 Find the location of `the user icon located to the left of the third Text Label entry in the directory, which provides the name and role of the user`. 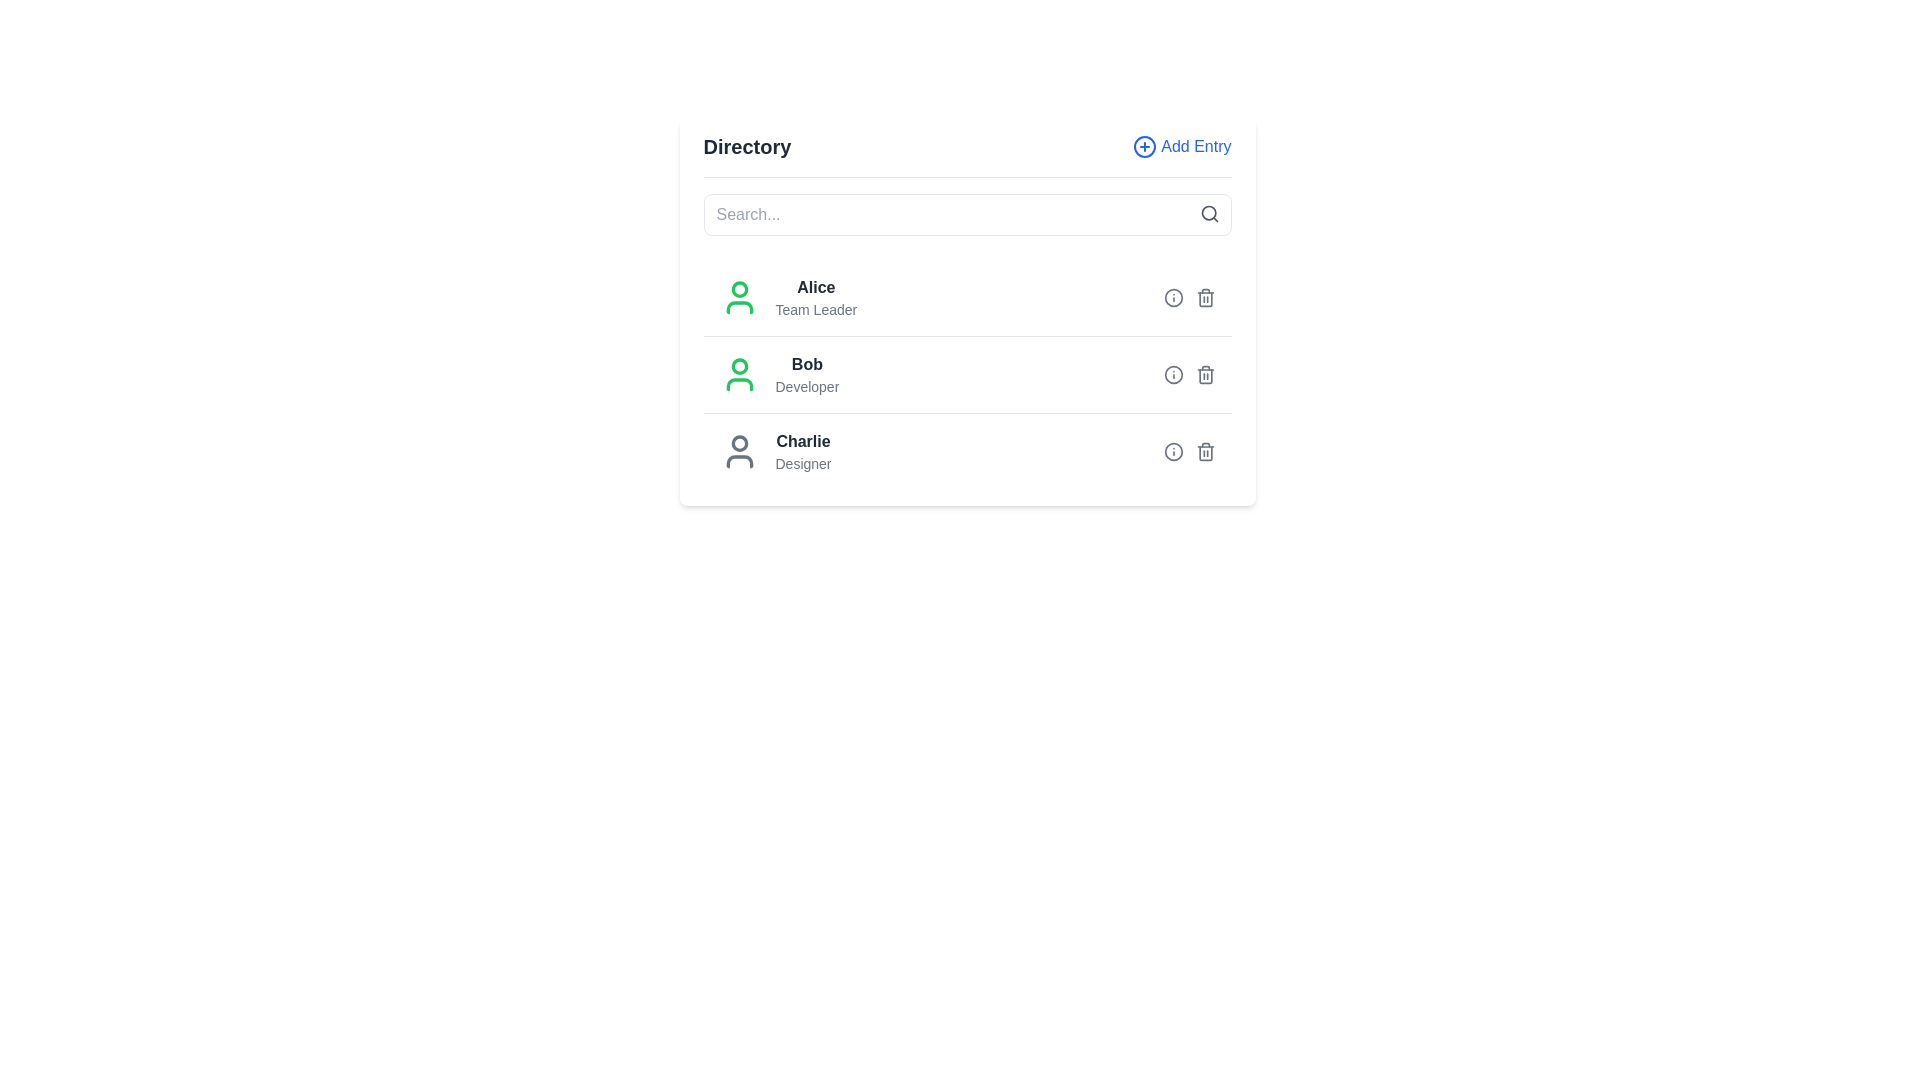

the user icon located to the left of the third Text Label entry in the directory, which provides the name and role of the user is located at coordinates (803, 451).